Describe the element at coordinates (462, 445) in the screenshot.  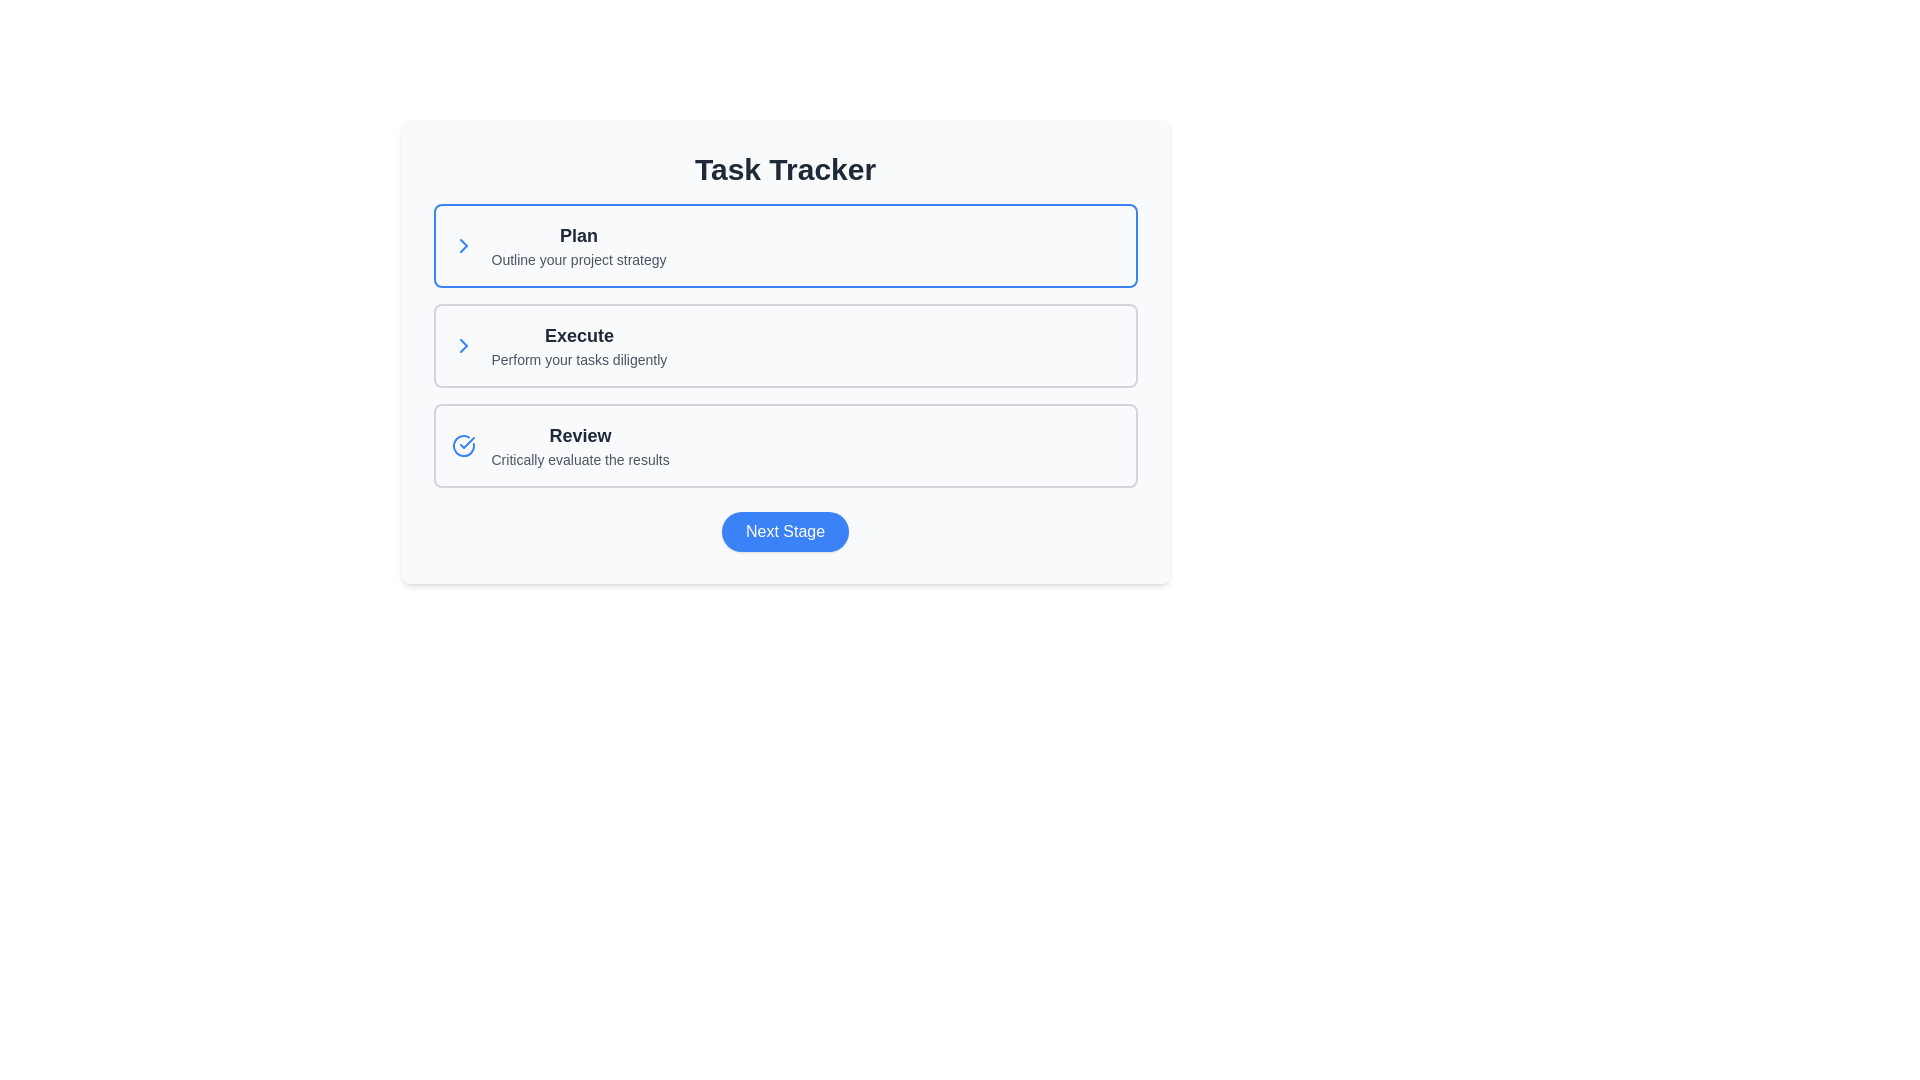
I see `the circular blue icon with a checkmark located at the left side of the 'Review' section in the 'Task Tracker' interface` at that location.